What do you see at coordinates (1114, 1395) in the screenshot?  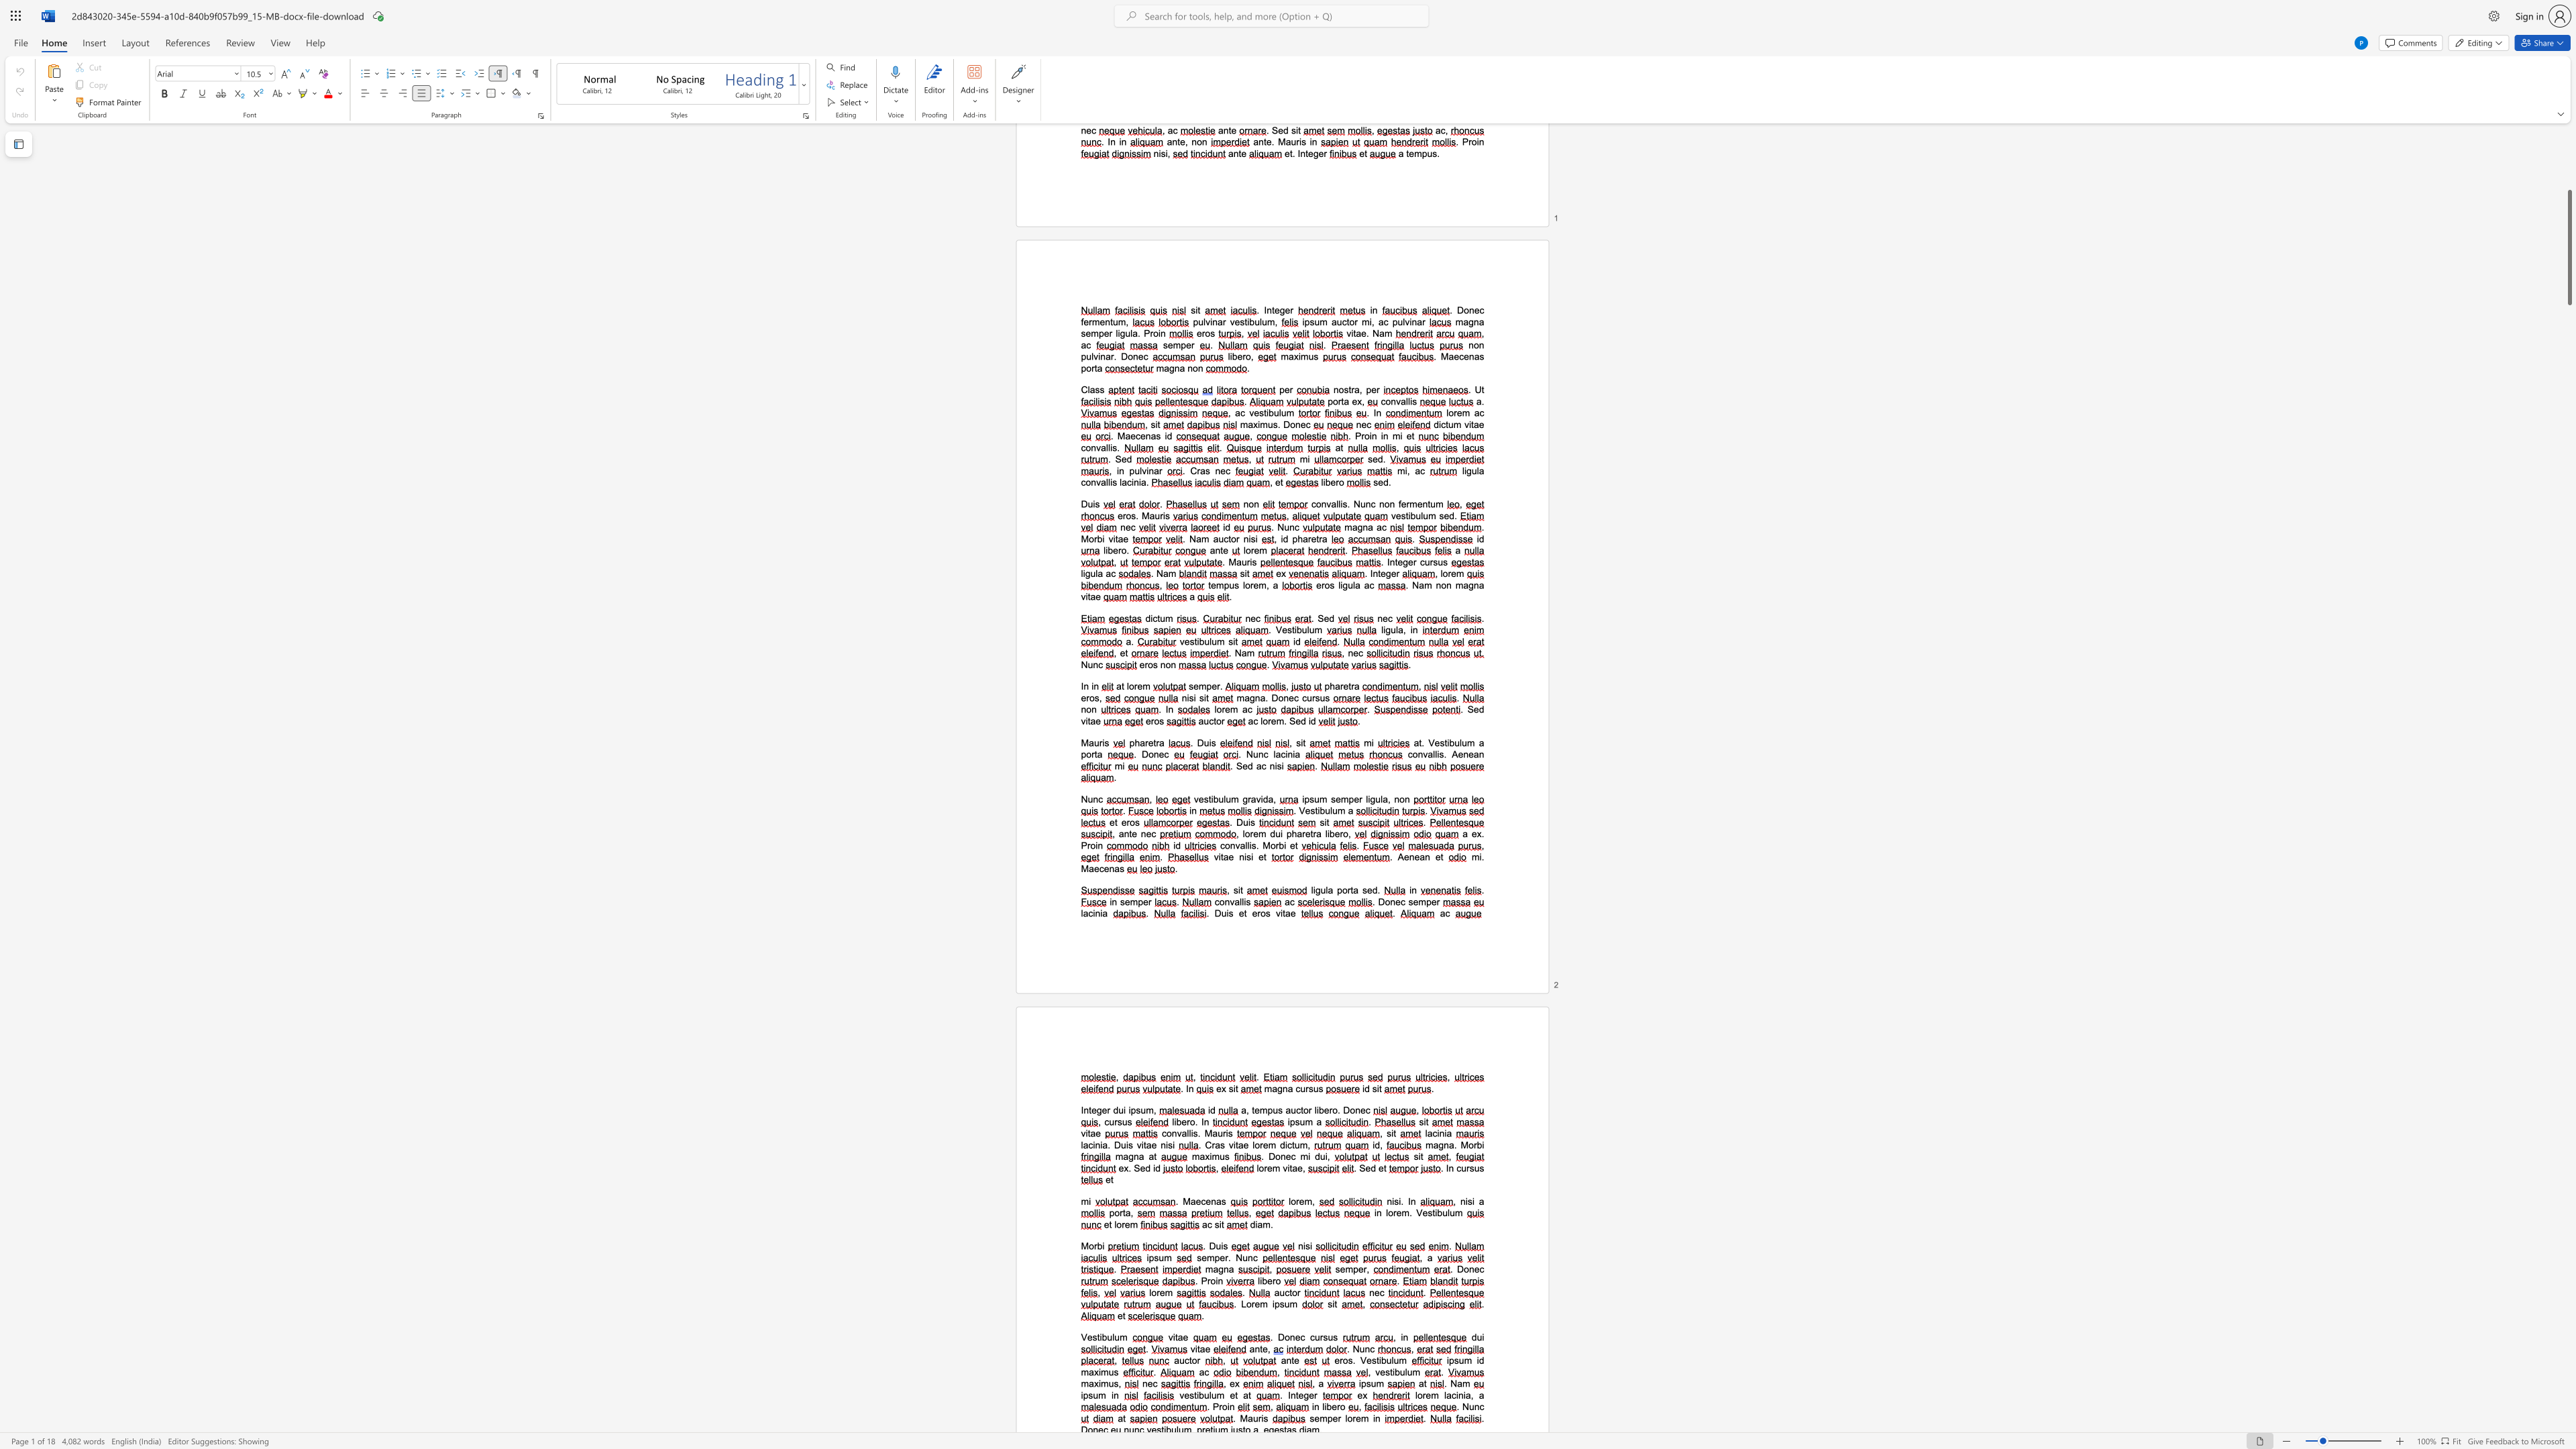 I see `the space between the continuous character "i" and "n" in the text` at bounding box center [1114, 1395].